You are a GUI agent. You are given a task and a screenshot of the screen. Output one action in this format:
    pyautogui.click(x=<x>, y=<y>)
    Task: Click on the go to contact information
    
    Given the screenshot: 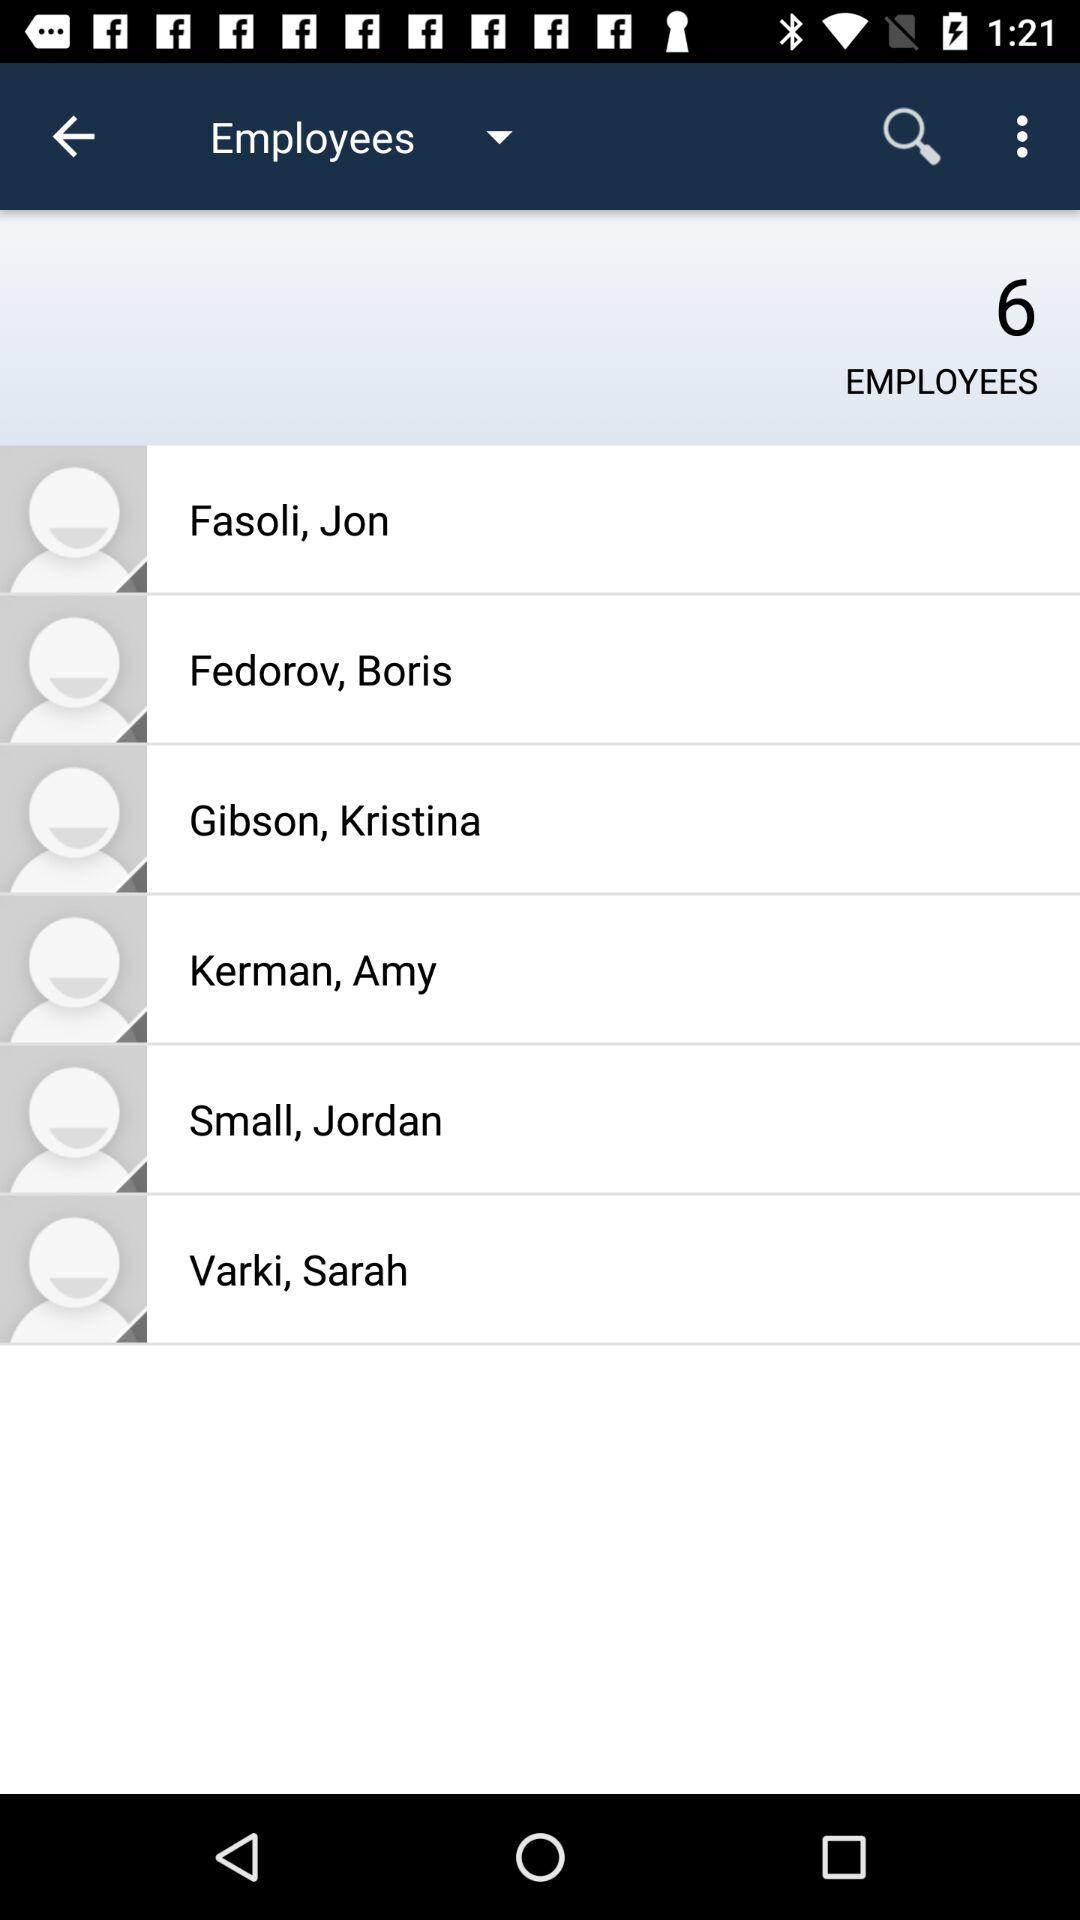 What is the action you would take?
    pyautogui.click(x=72, y=518)
    